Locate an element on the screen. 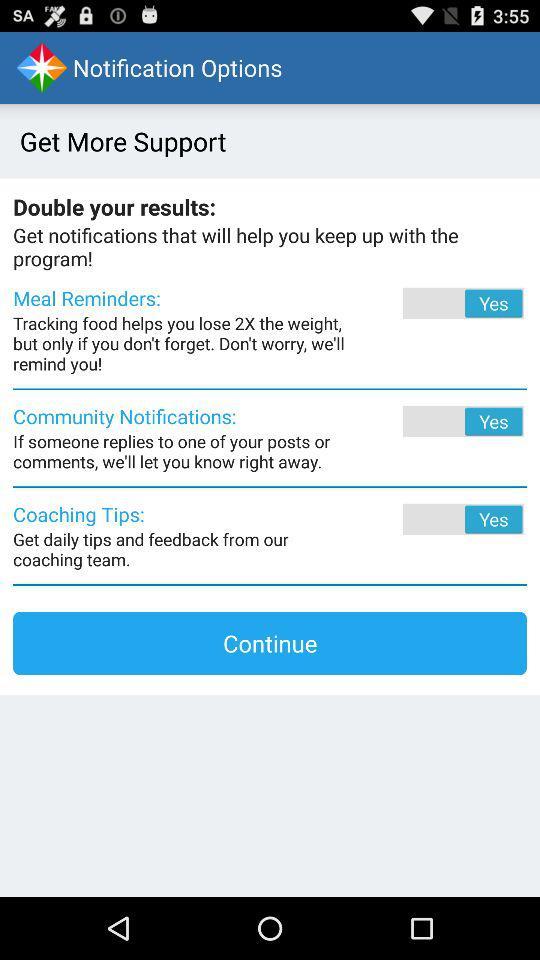  your option is located at coordinates (435, 518).